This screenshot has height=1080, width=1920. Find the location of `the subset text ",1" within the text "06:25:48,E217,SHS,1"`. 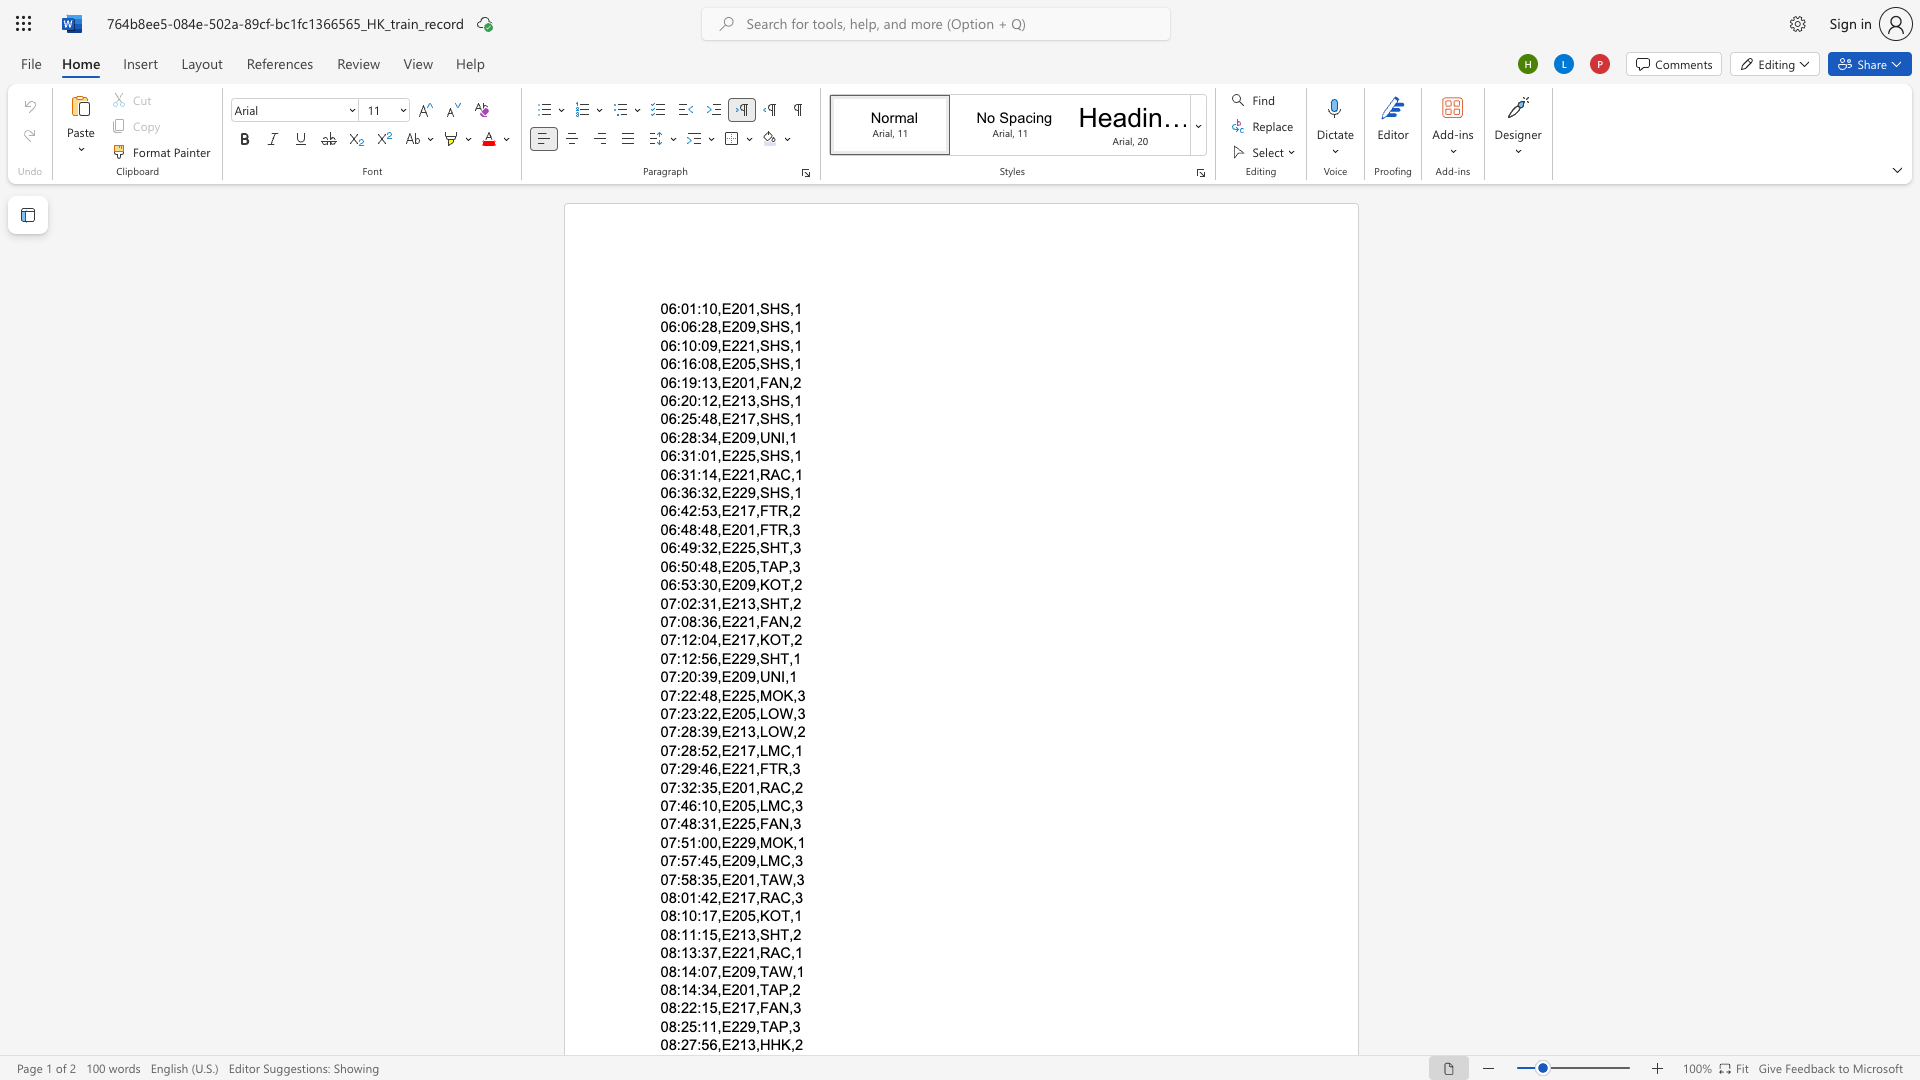

the subset text ",1" within the text "06:25:48,E217,SHS,1" is located at coordinates (789, 418).